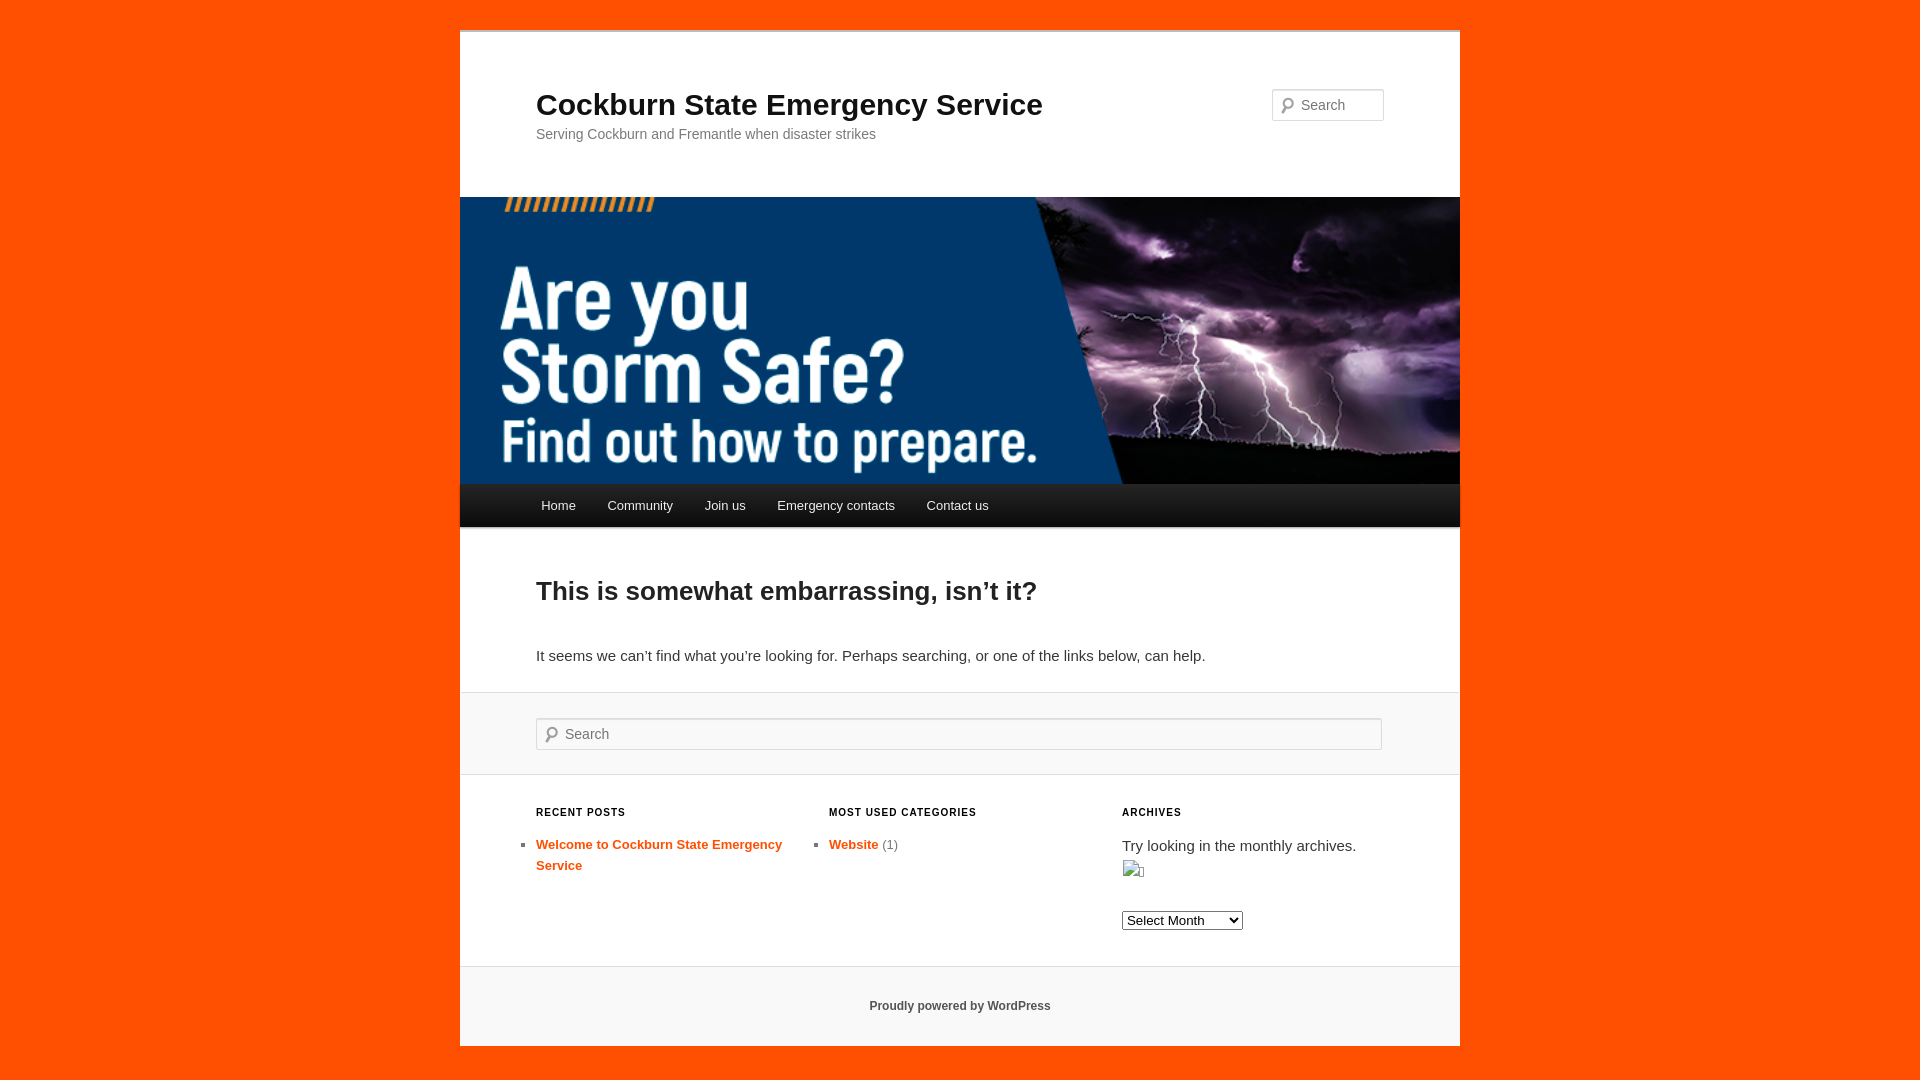  What do you see at coordinates (836, 504) in the screenshot?
I see `'Emergency contacts'` at bounding box center [836, 504].